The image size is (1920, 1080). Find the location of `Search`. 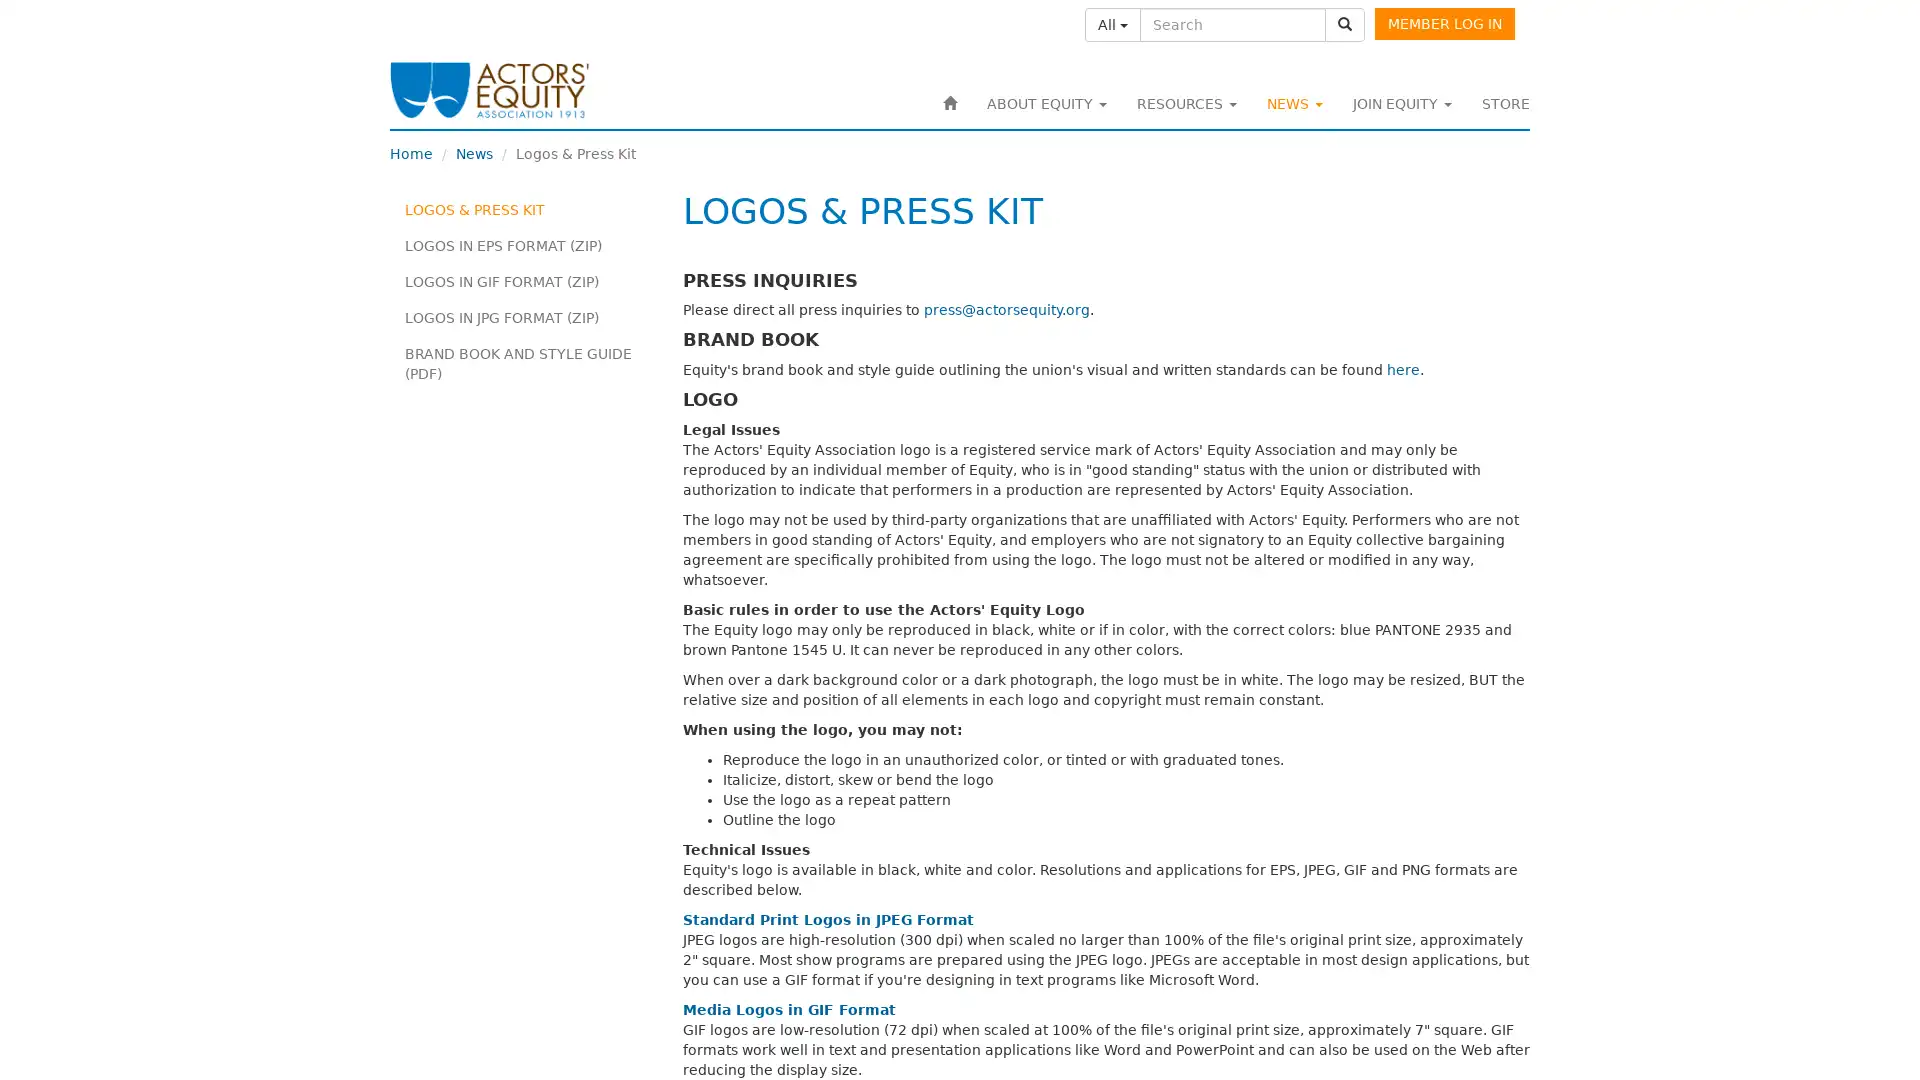

Search is located at coordinates (1344, 24).